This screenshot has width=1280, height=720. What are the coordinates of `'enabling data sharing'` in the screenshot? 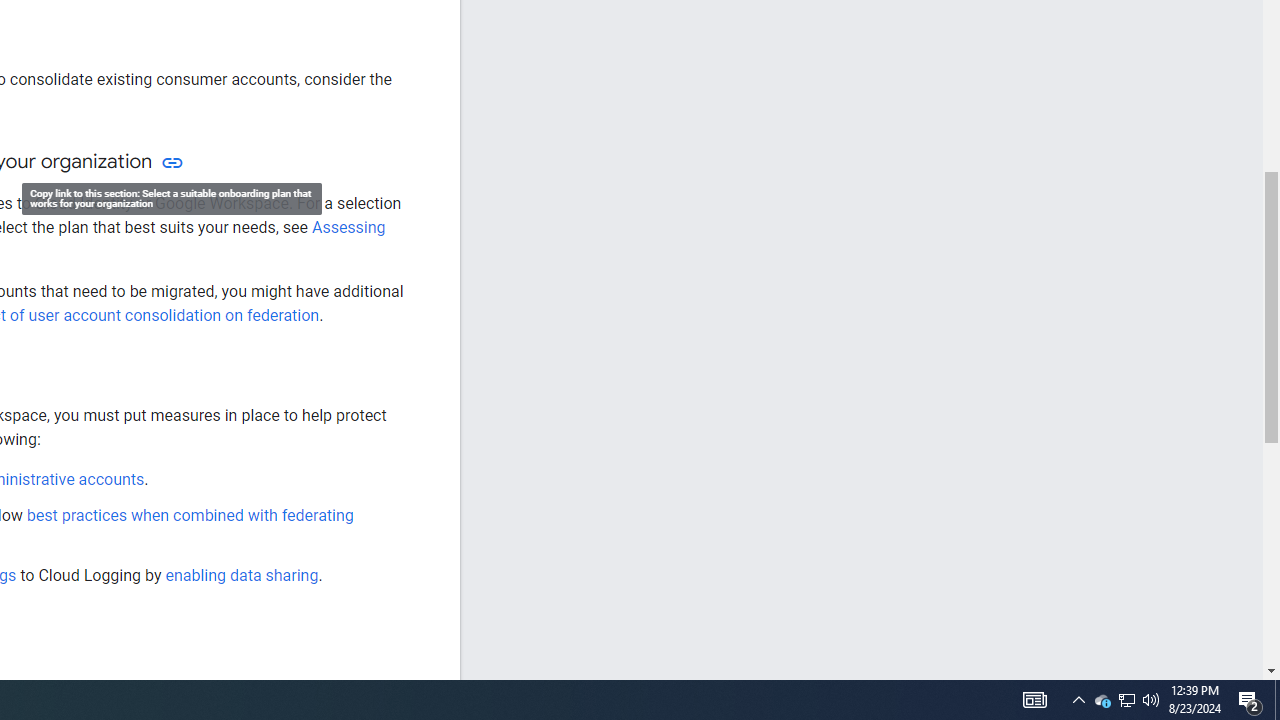 It's located at (240, 575).